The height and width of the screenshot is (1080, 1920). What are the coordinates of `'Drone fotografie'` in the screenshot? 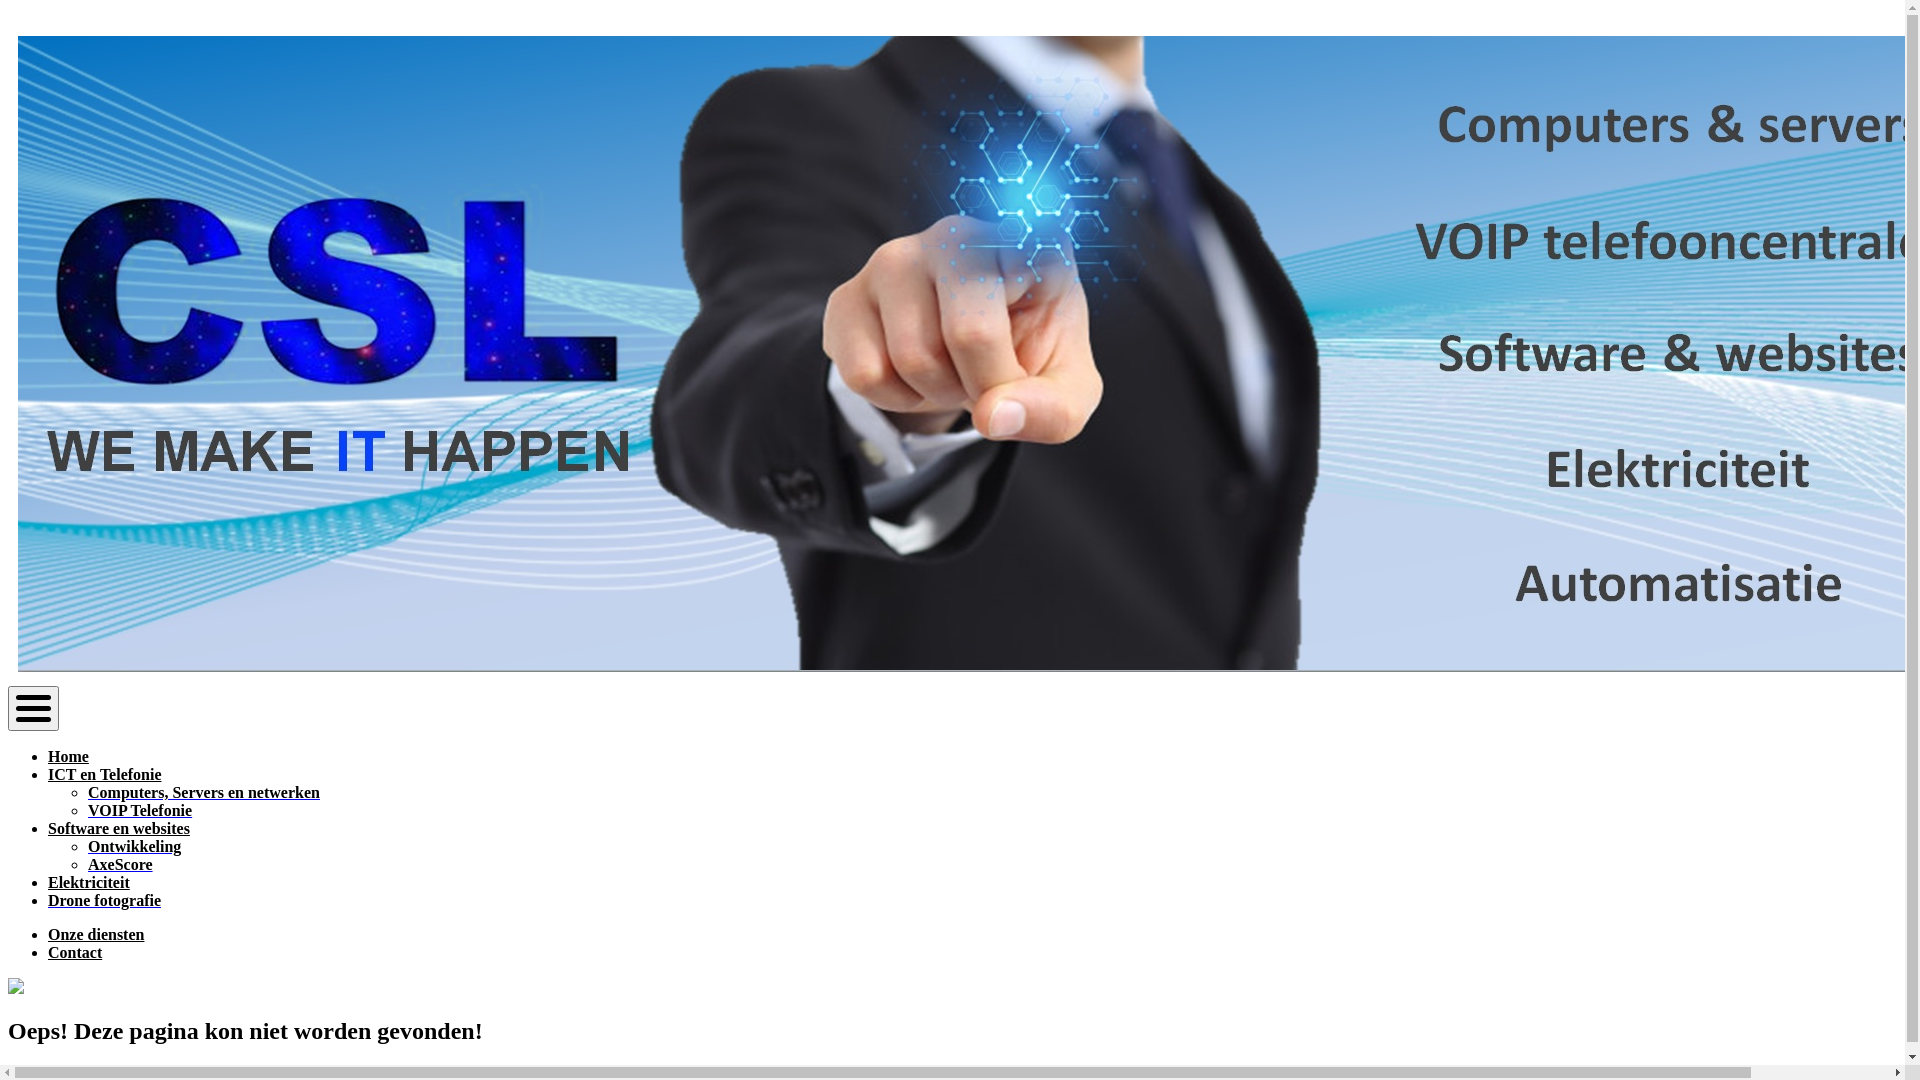 It's located at (48, 900).